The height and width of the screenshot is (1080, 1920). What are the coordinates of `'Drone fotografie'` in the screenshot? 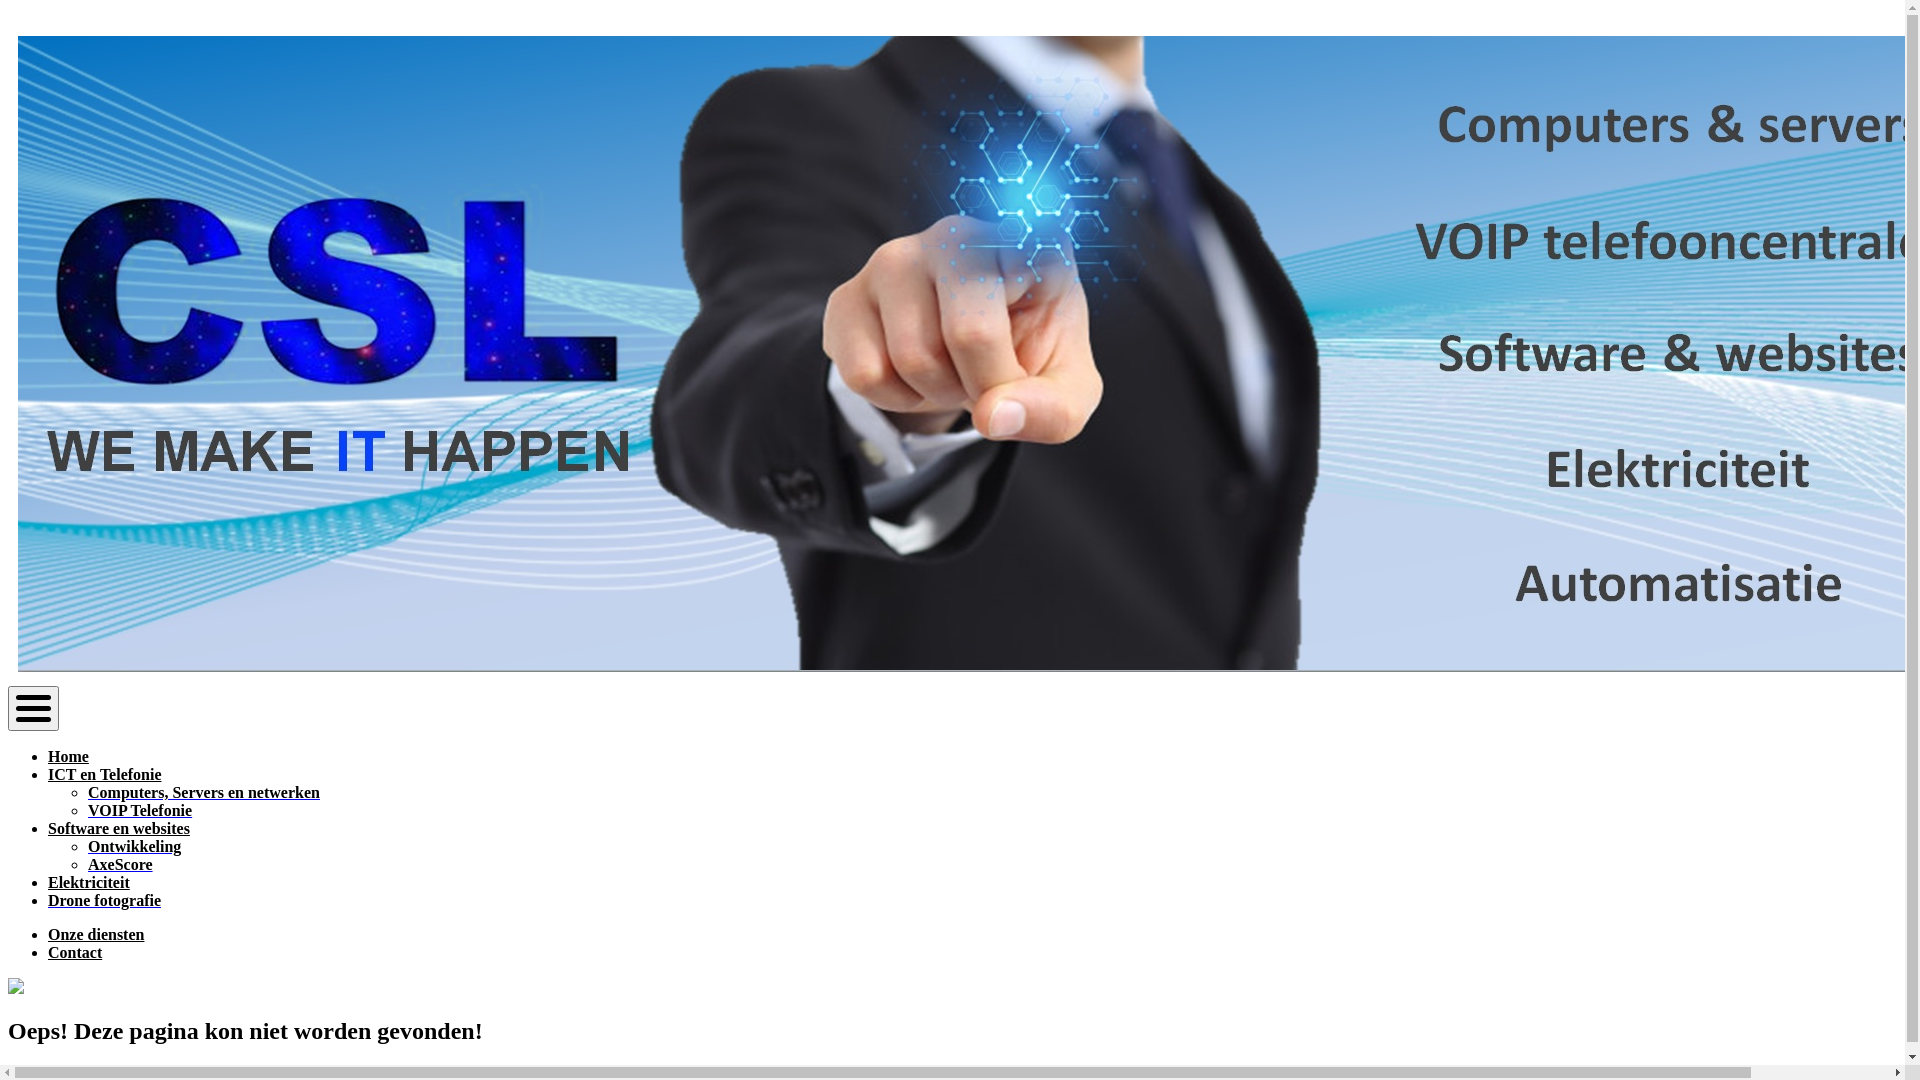 It's located at (48, 900).